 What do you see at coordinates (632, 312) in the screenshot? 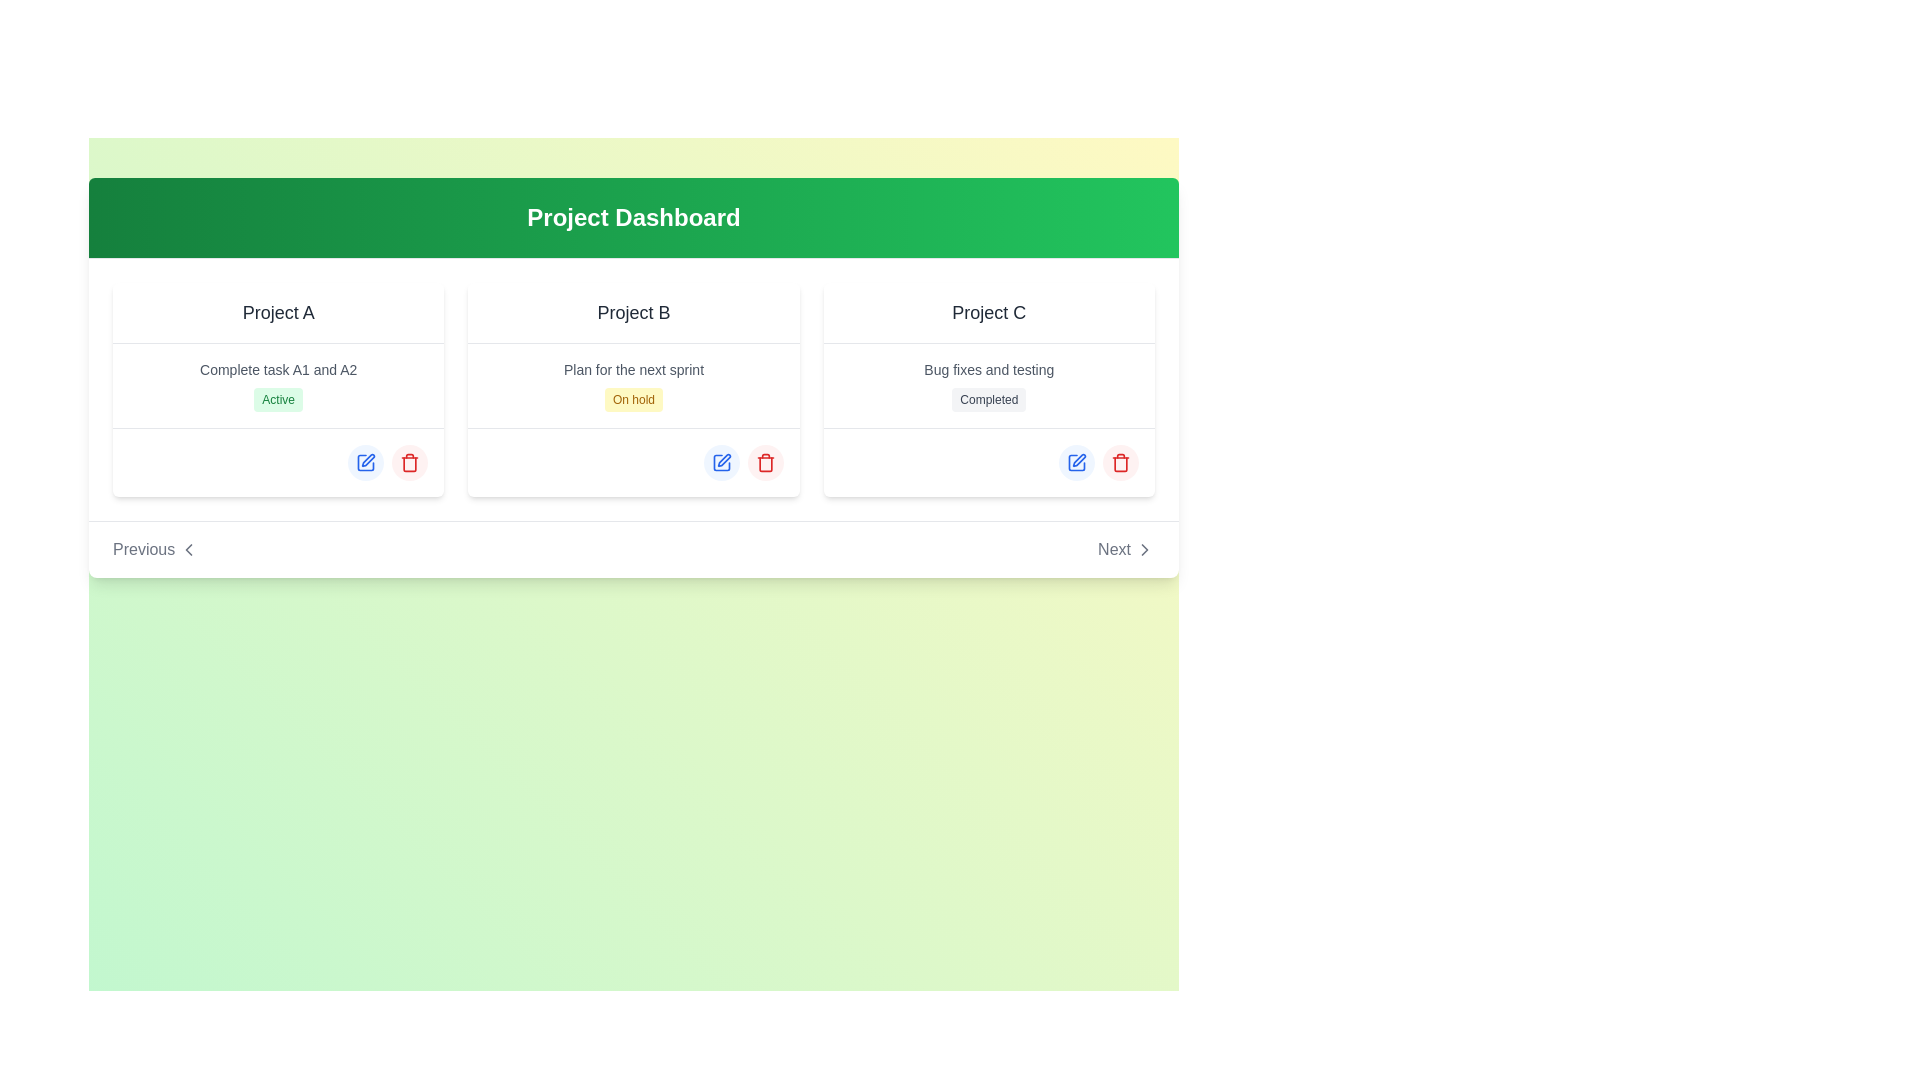
I see `the 'Project B' text label, which is styled in a large, bold font and located within the second card from the left, just below the 'Project Dashboard' header` at bounding box center [632, 312].